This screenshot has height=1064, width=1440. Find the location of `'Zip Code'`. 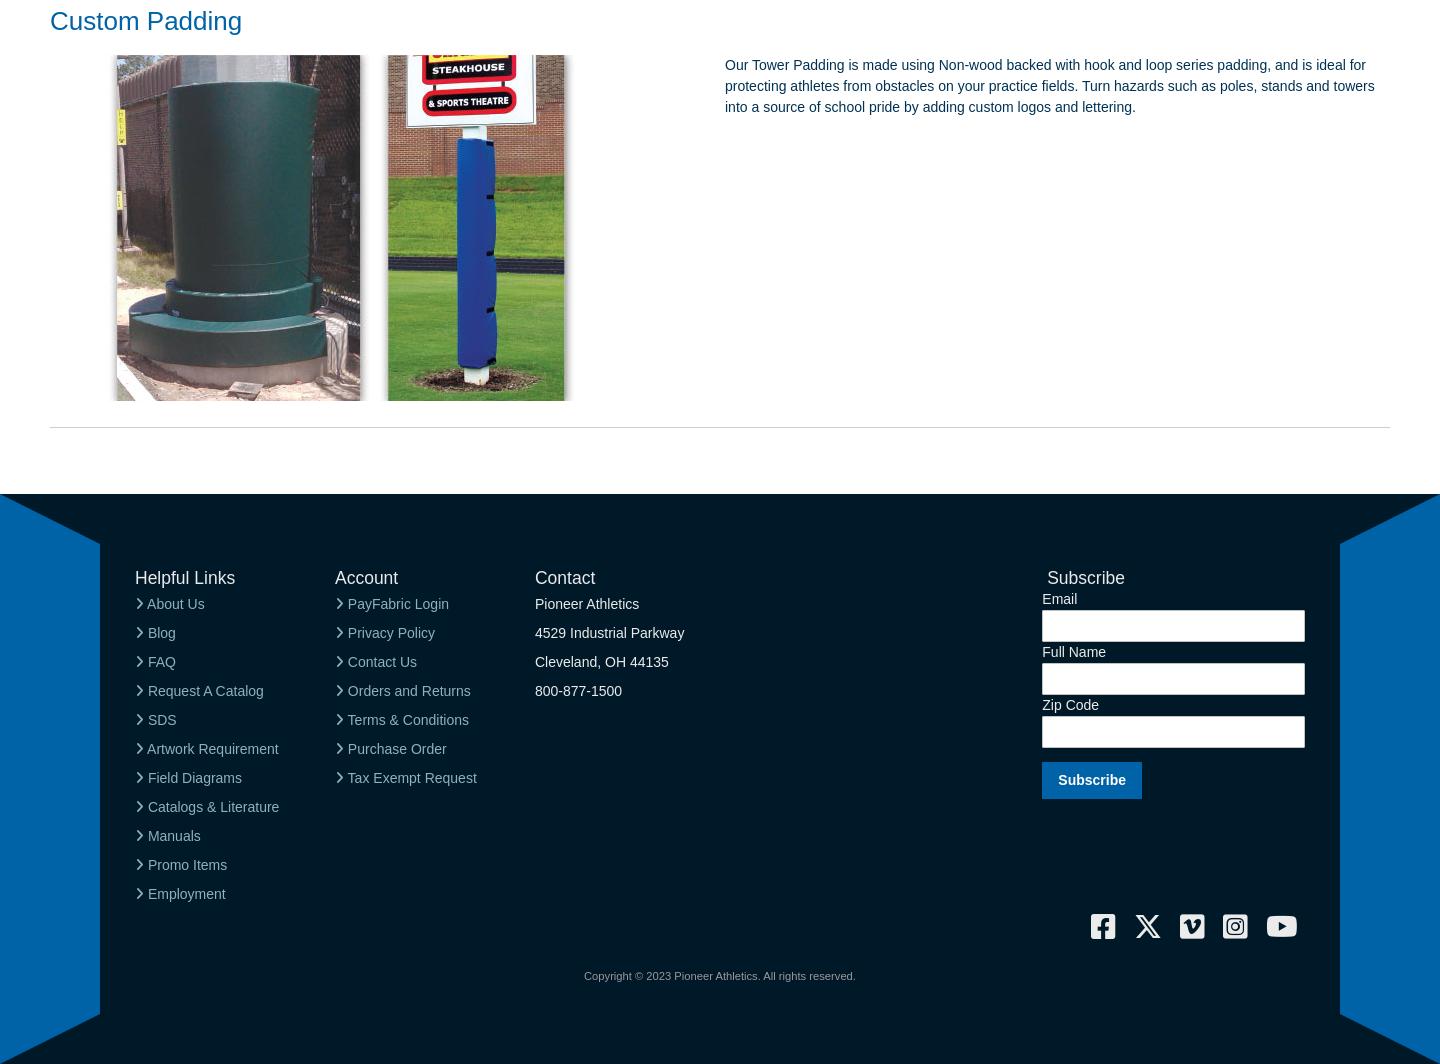

'Zip Code' is located at coordinates (1041, 704).